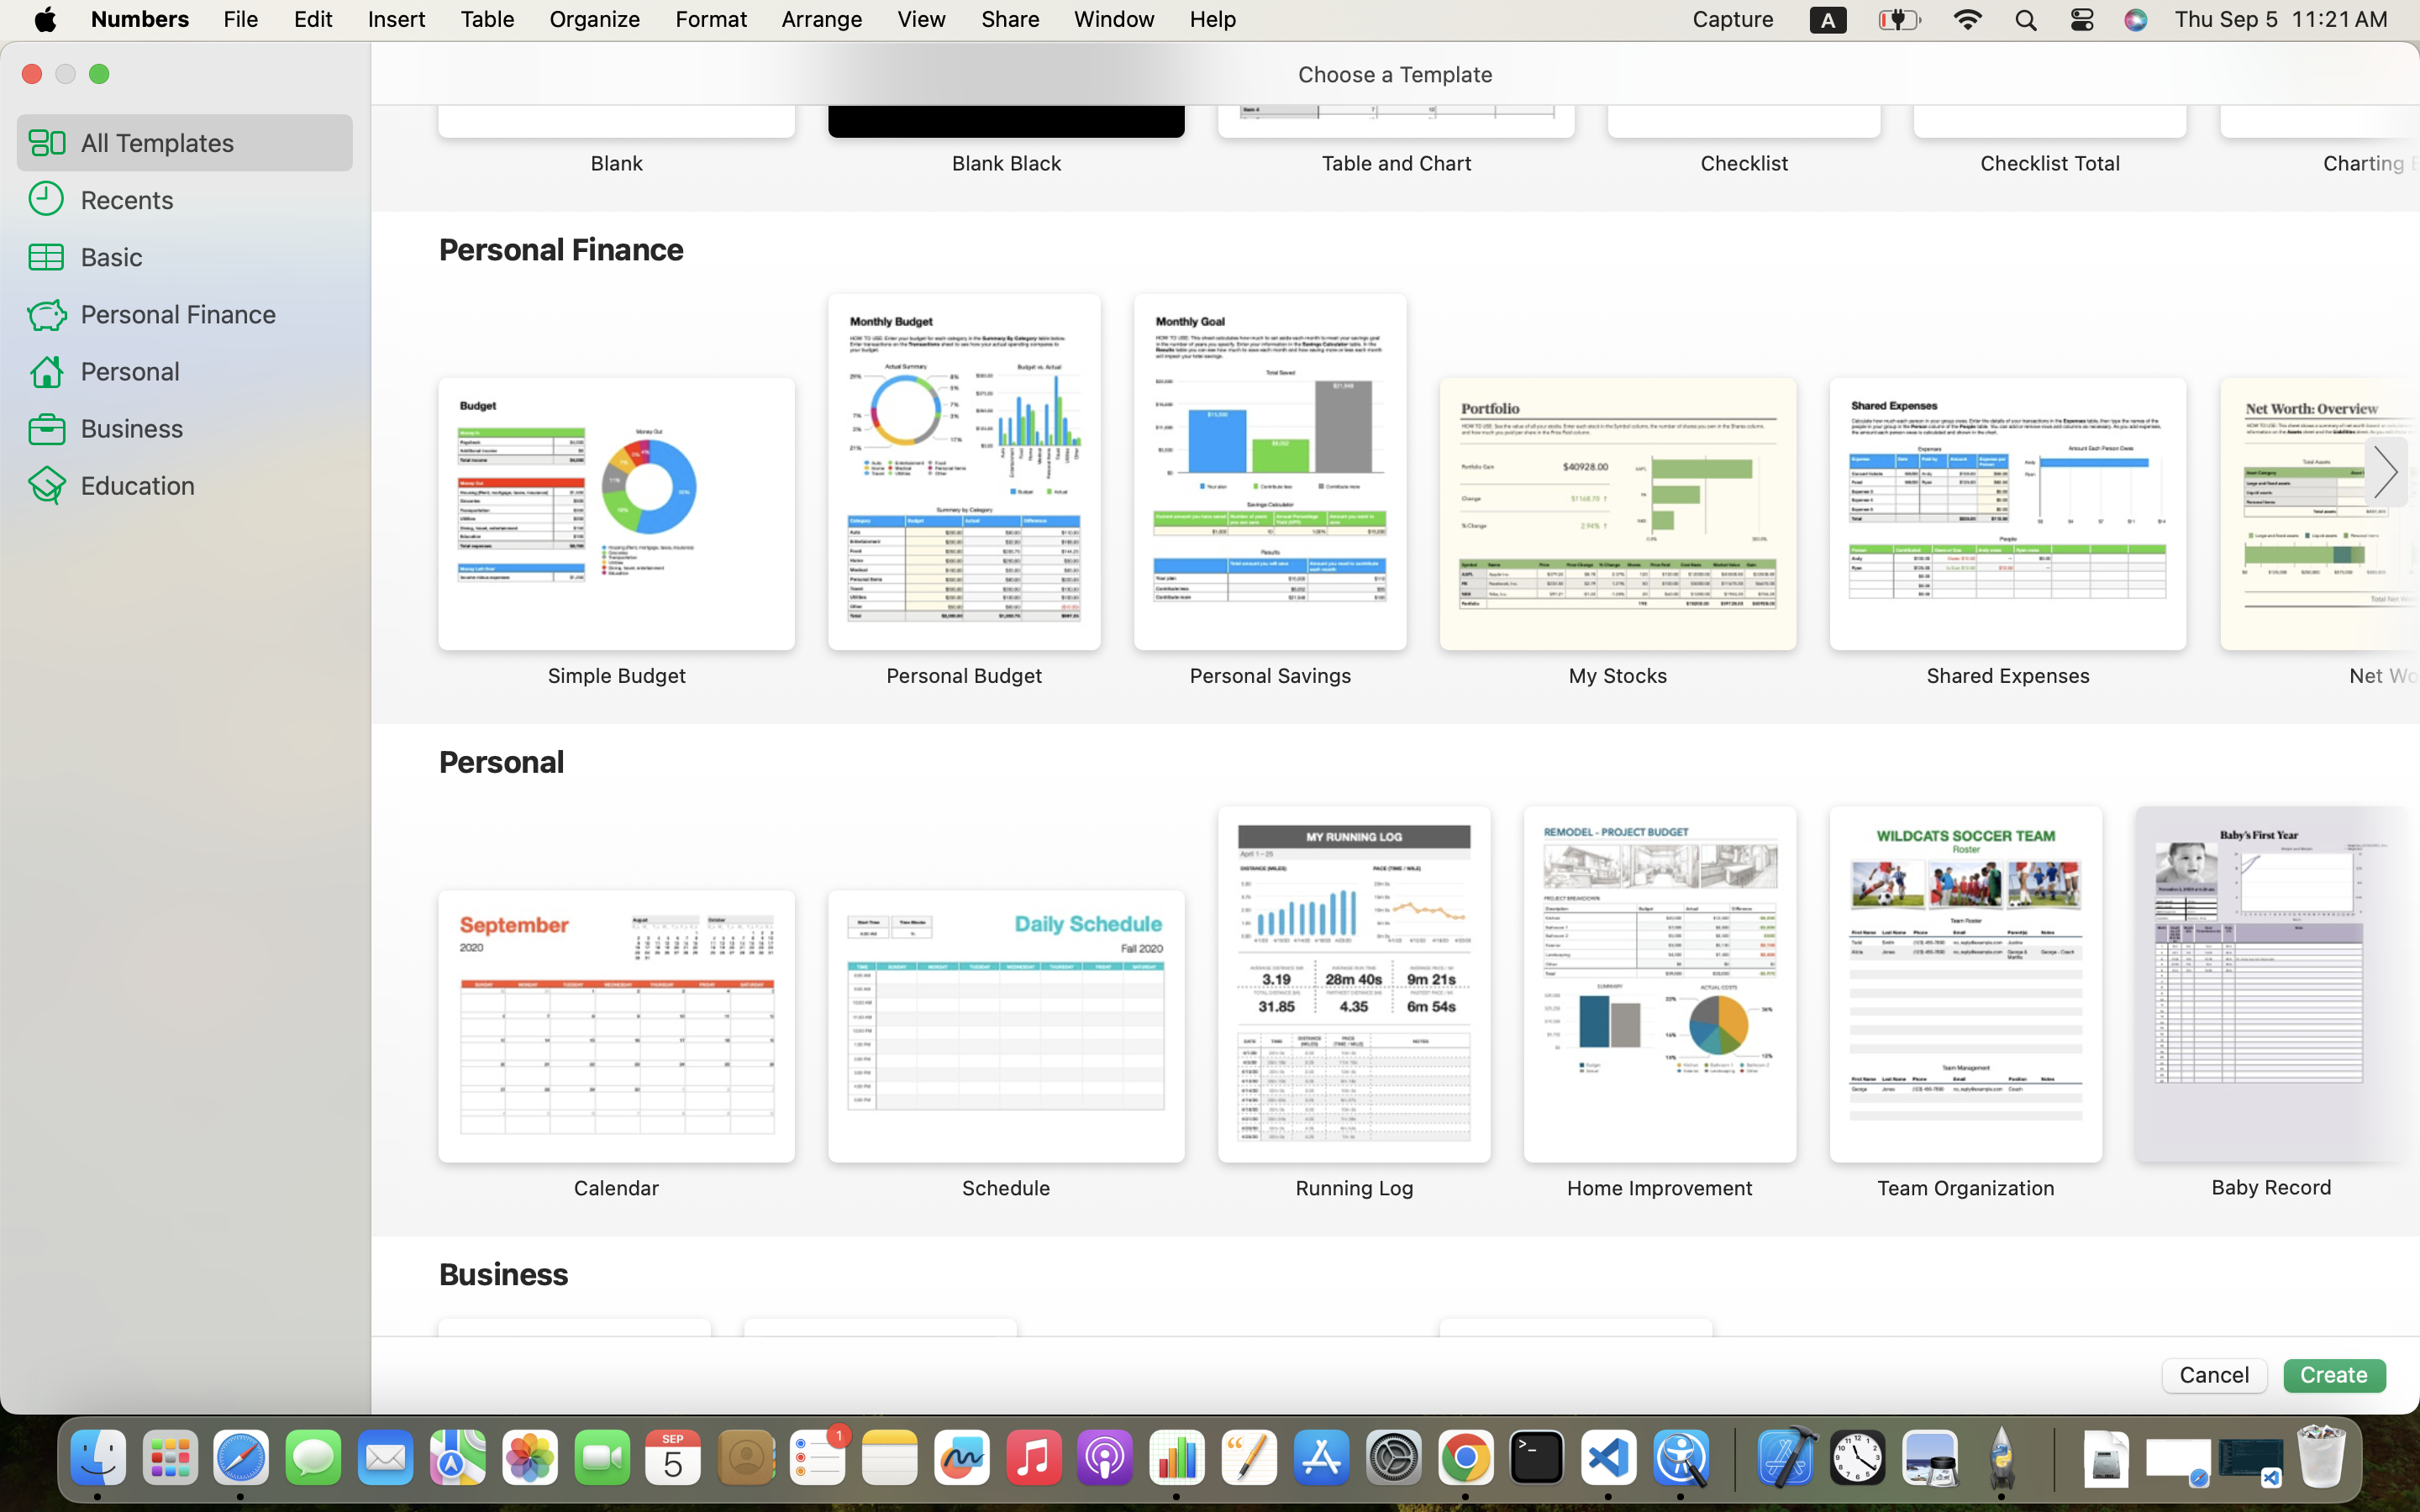 The height and width of the screenshot is (1512, 2420). Describe the element at coordinates (208, 312) in the screenshot. I see `'Personal Finance'` at that location.